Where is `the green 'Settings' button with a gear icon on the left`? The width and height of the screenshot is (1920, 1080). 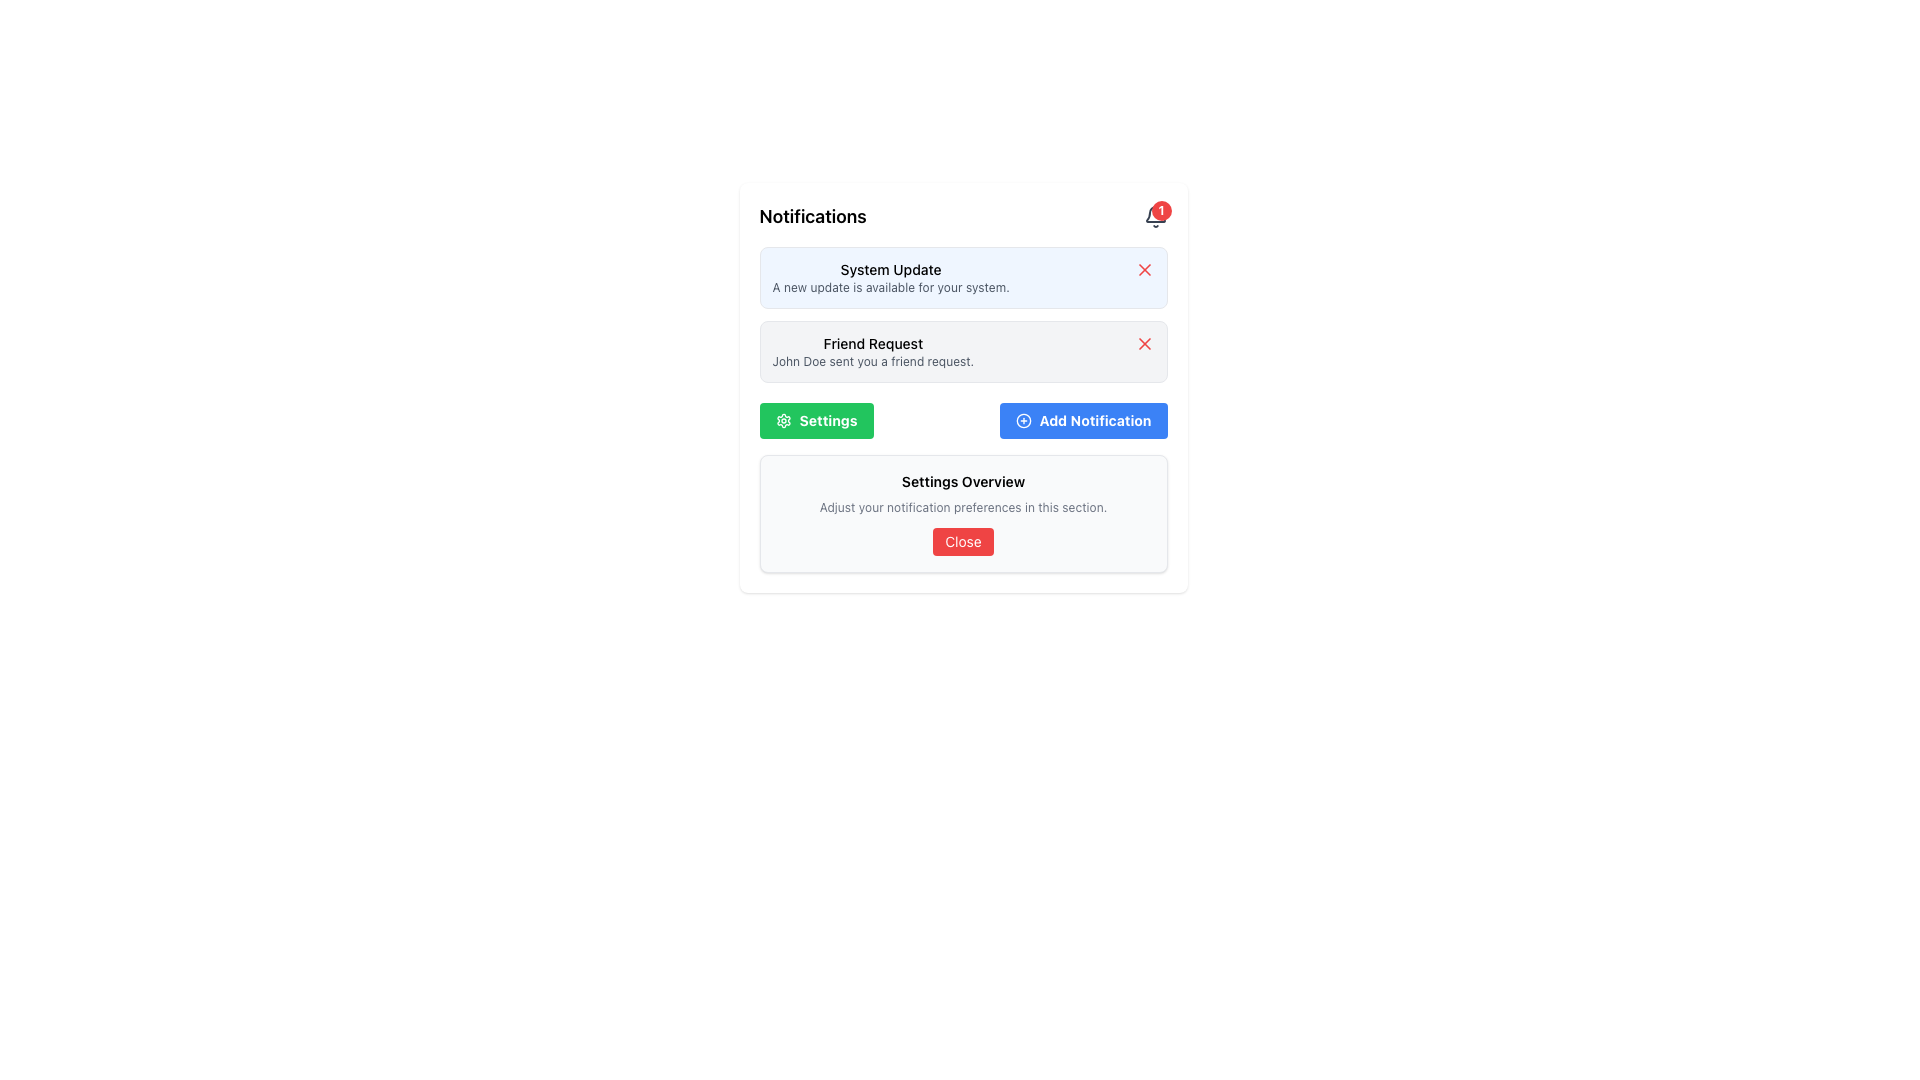 the green 'Settings' button with a gear icon on the left is located at coordinates (816, 419).